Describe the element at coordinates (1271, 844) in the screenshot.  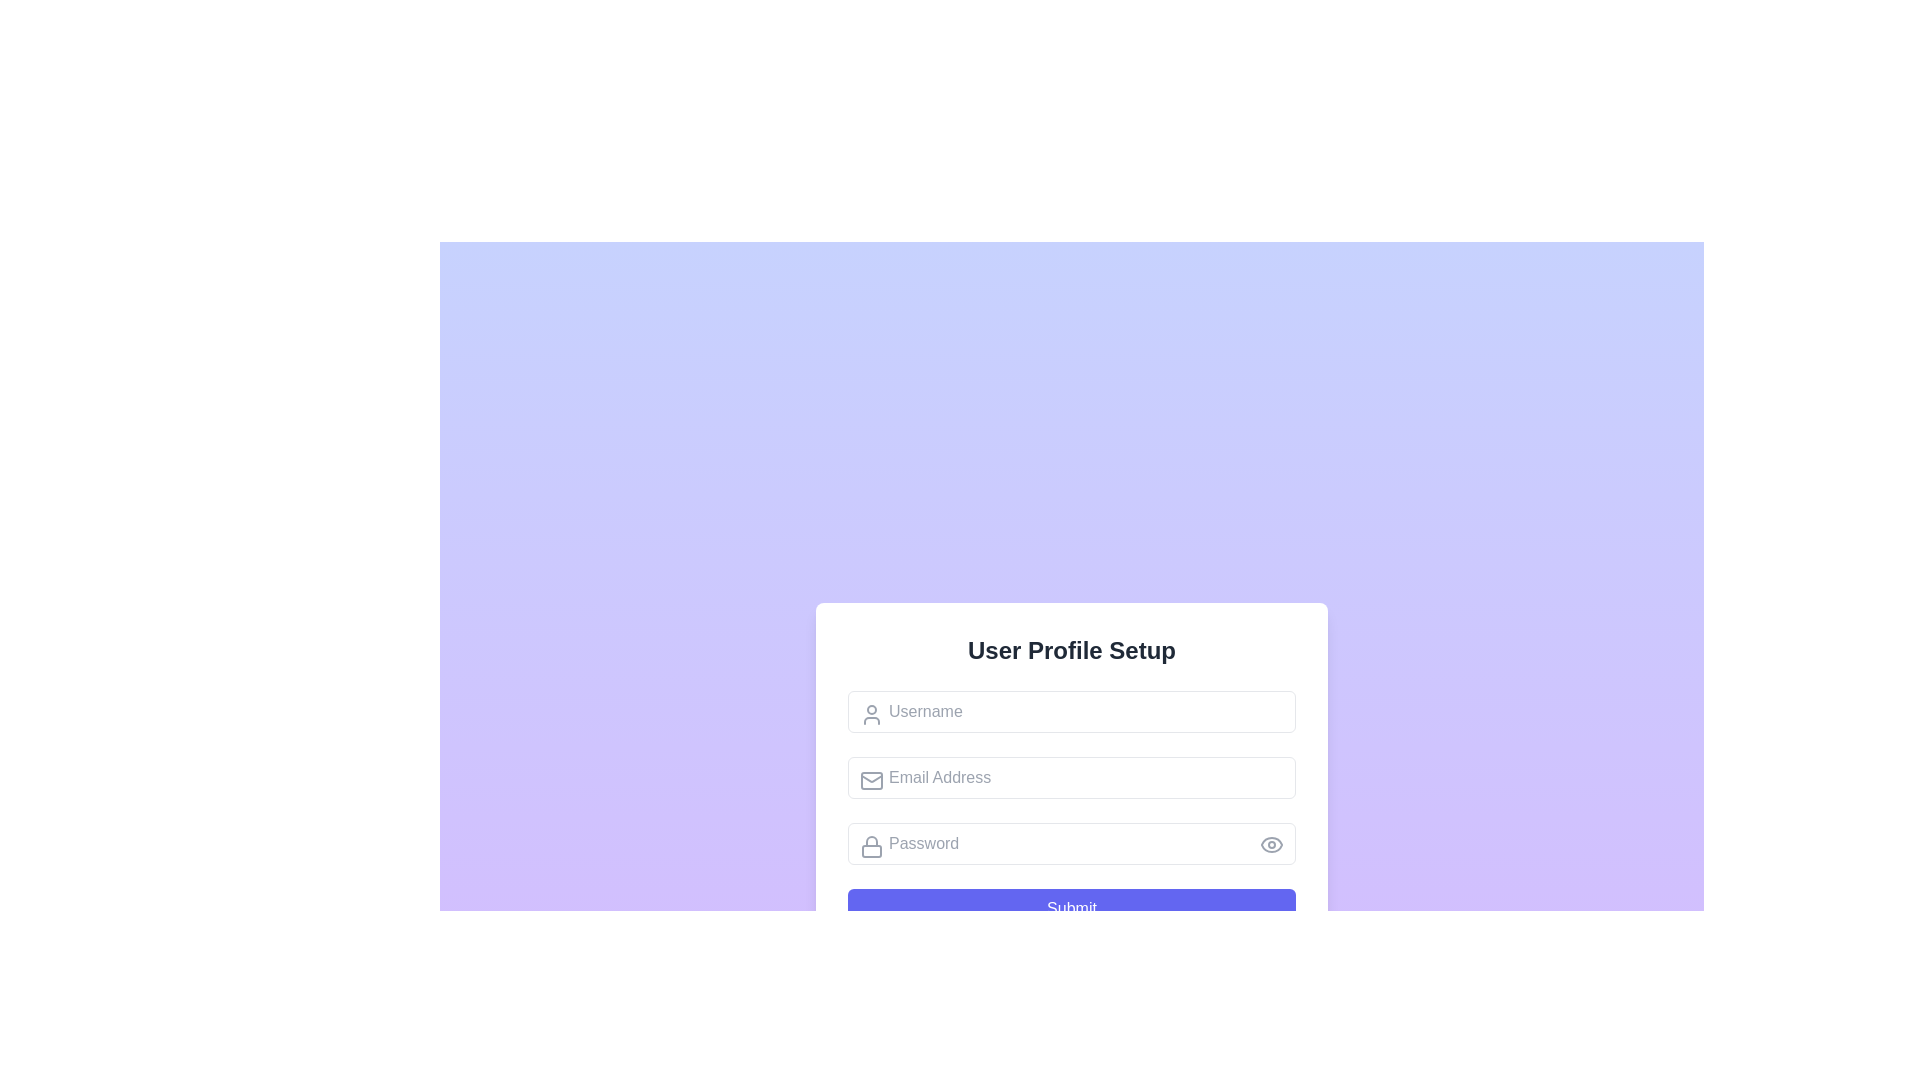
I see `the eye icon located on the right side of the password input field` at that location.